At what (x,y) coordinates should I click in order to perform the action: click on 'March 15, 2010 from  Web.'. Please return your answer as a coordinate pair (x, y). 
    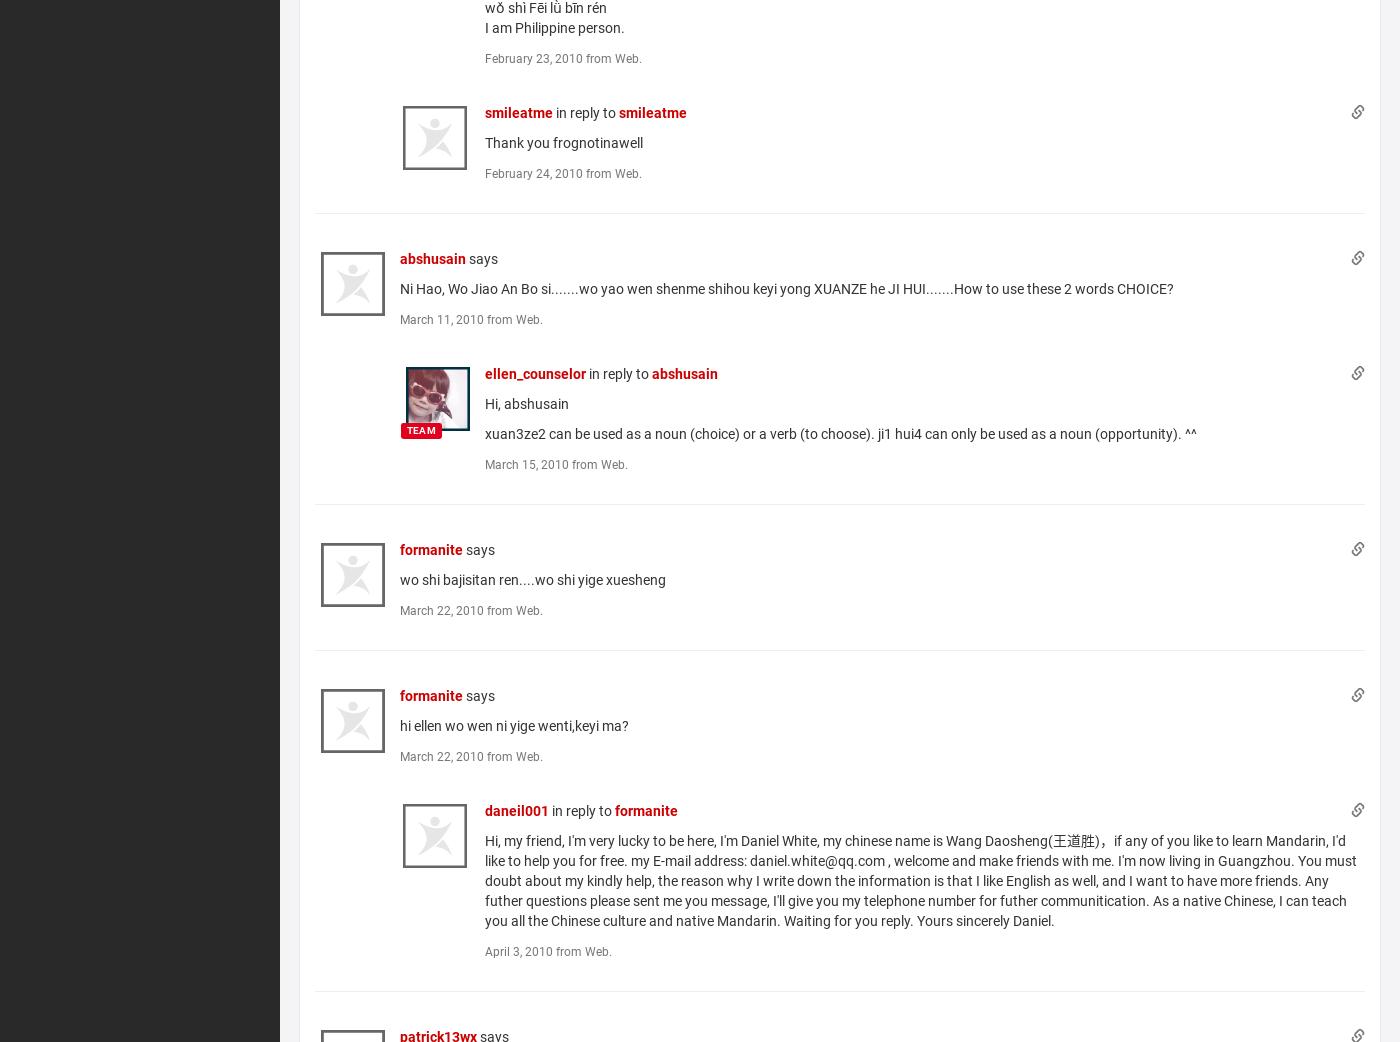
    Looking at the image, I should click on (556, 464).